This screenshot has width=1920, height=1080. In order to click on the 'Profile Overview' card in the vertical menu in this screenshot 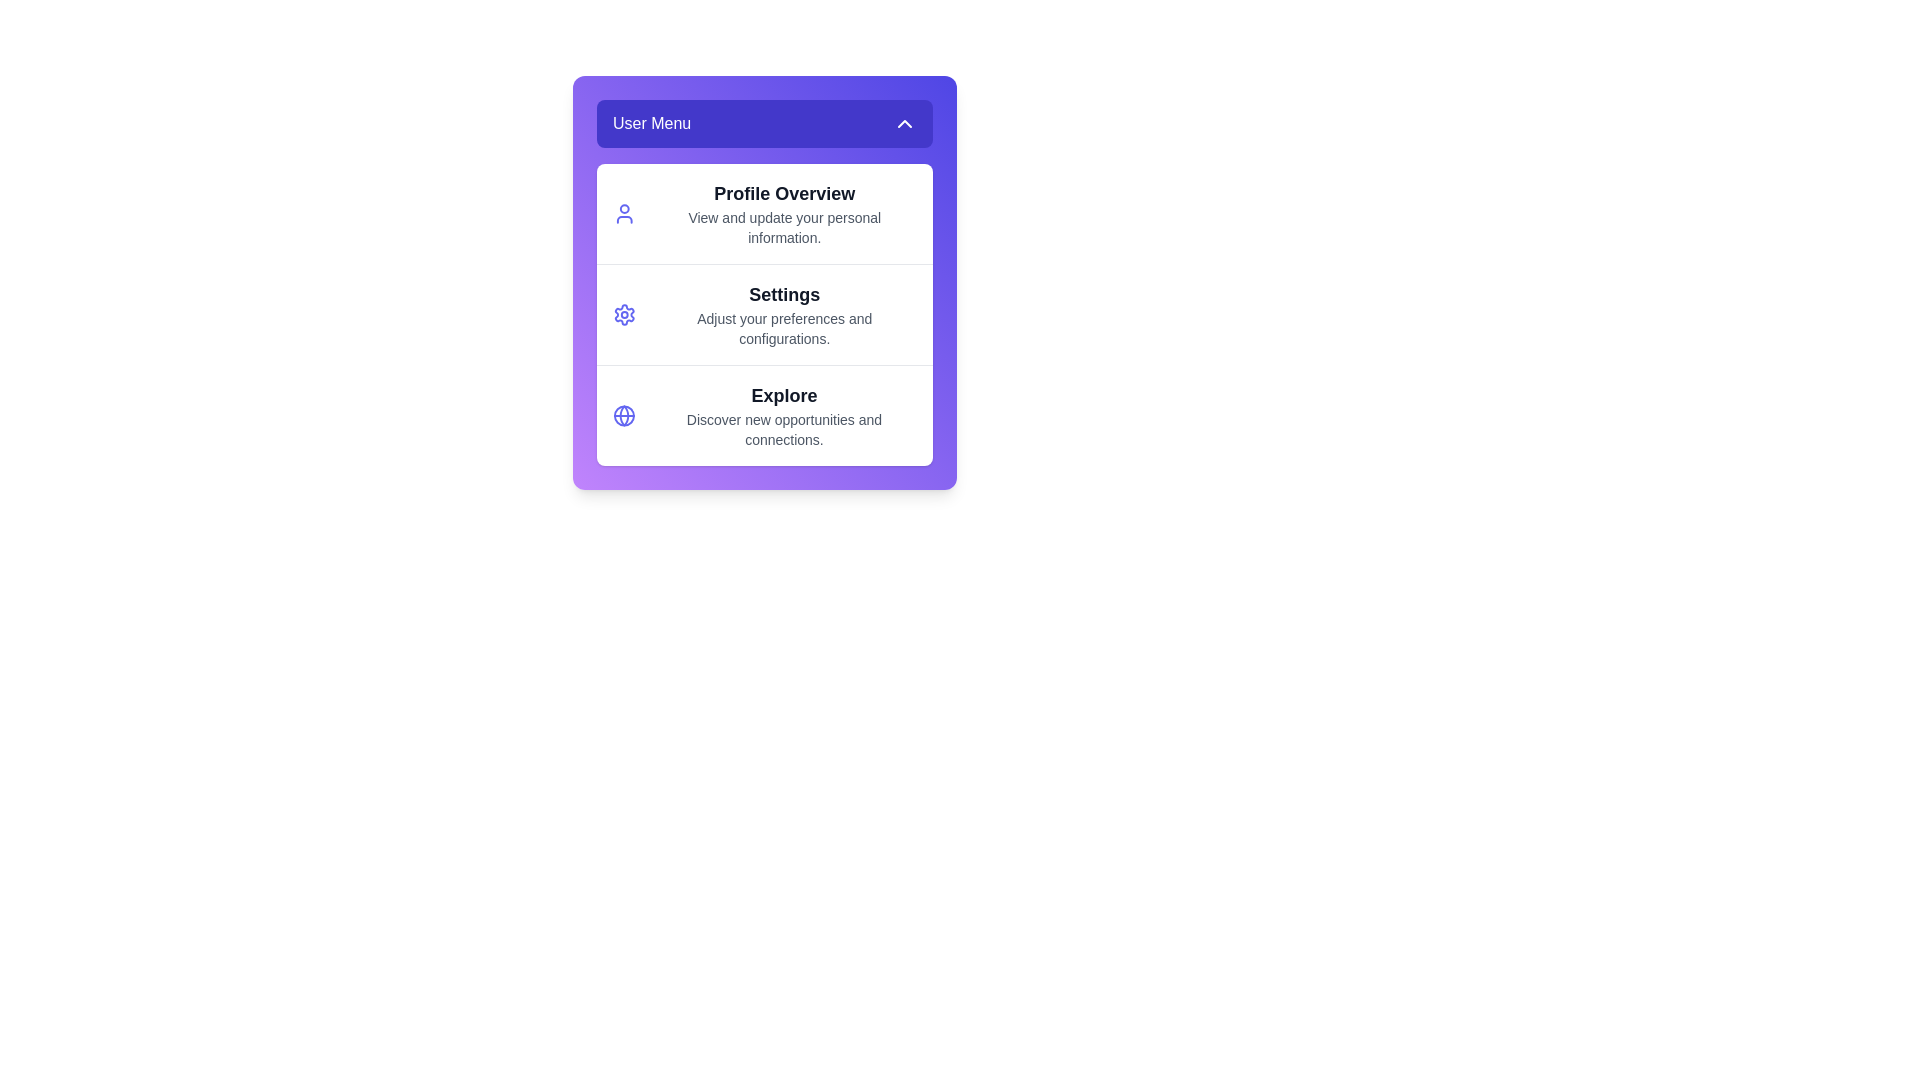, I will do `click(763, 213)`.